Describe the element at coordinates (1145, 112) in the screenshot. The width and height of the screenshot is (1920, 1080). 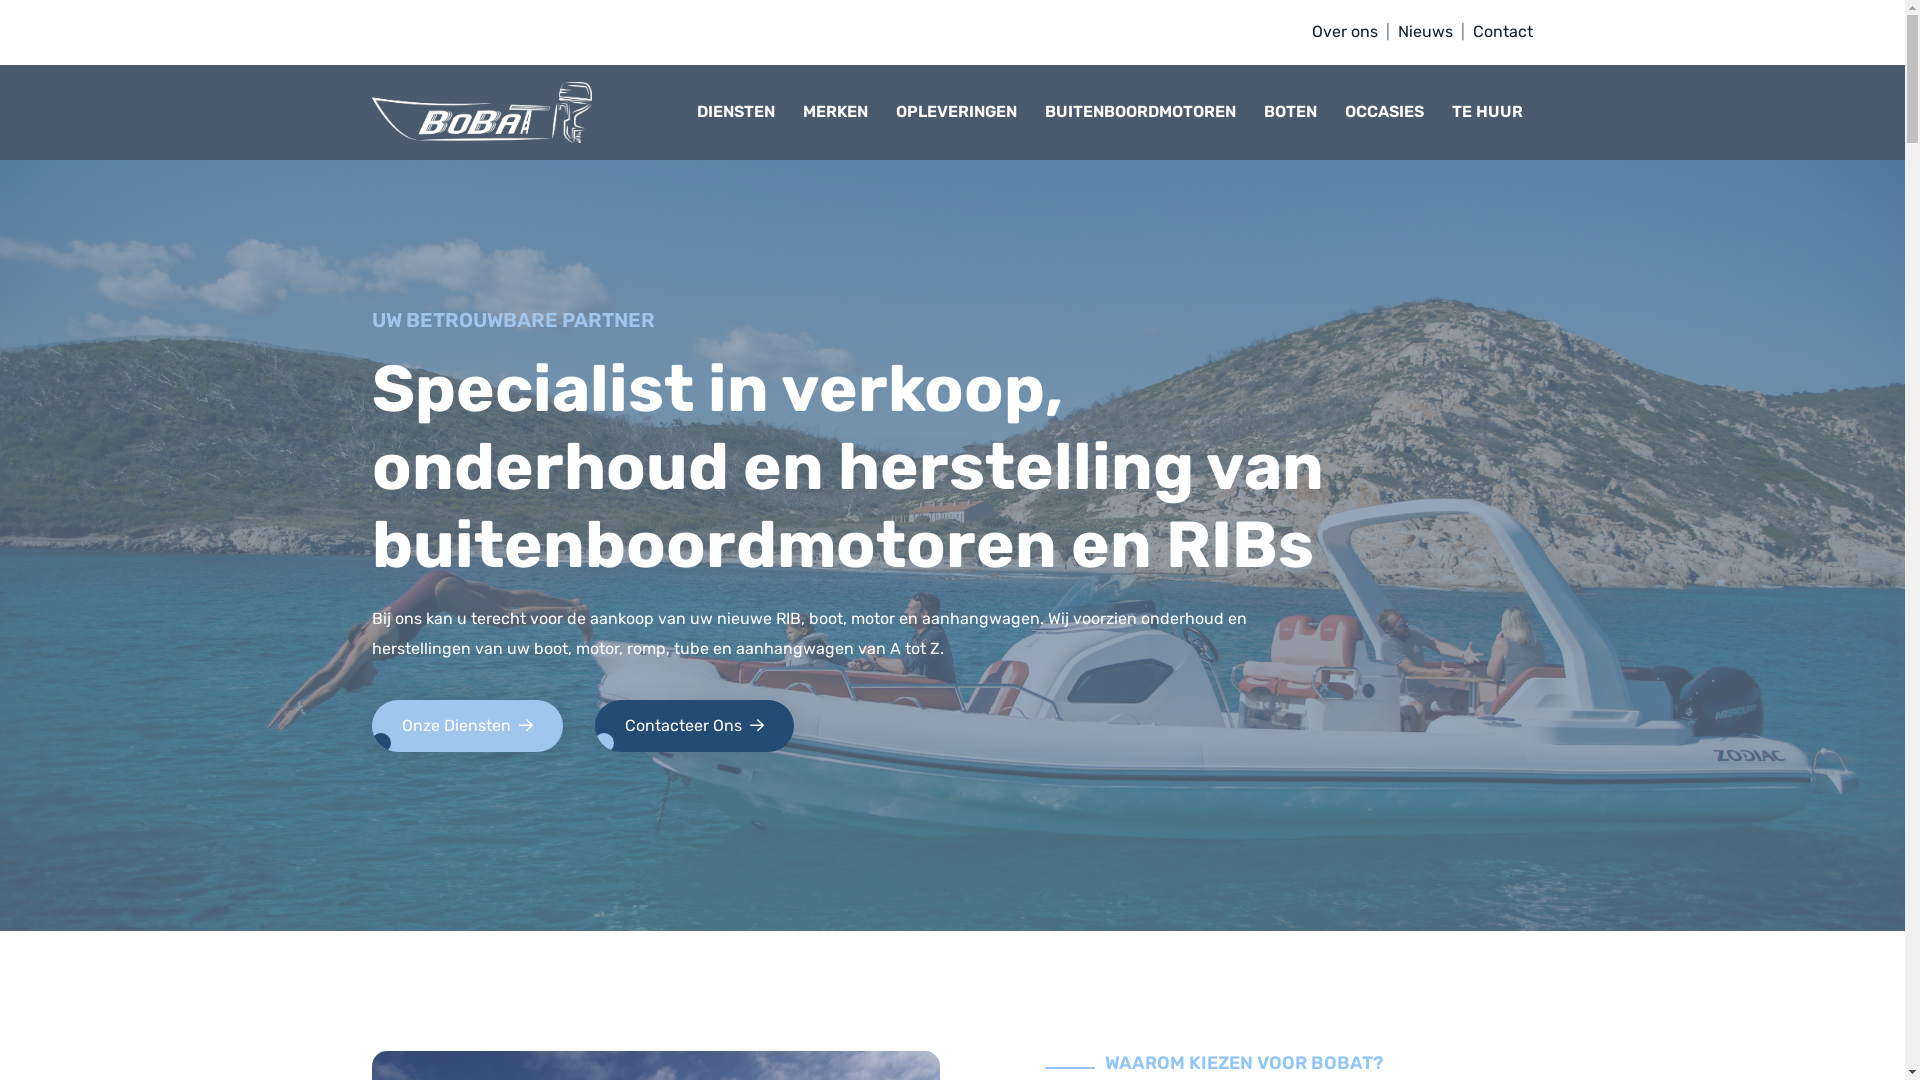
I see `'BUITENBOORDMOTOREN'` at that location.